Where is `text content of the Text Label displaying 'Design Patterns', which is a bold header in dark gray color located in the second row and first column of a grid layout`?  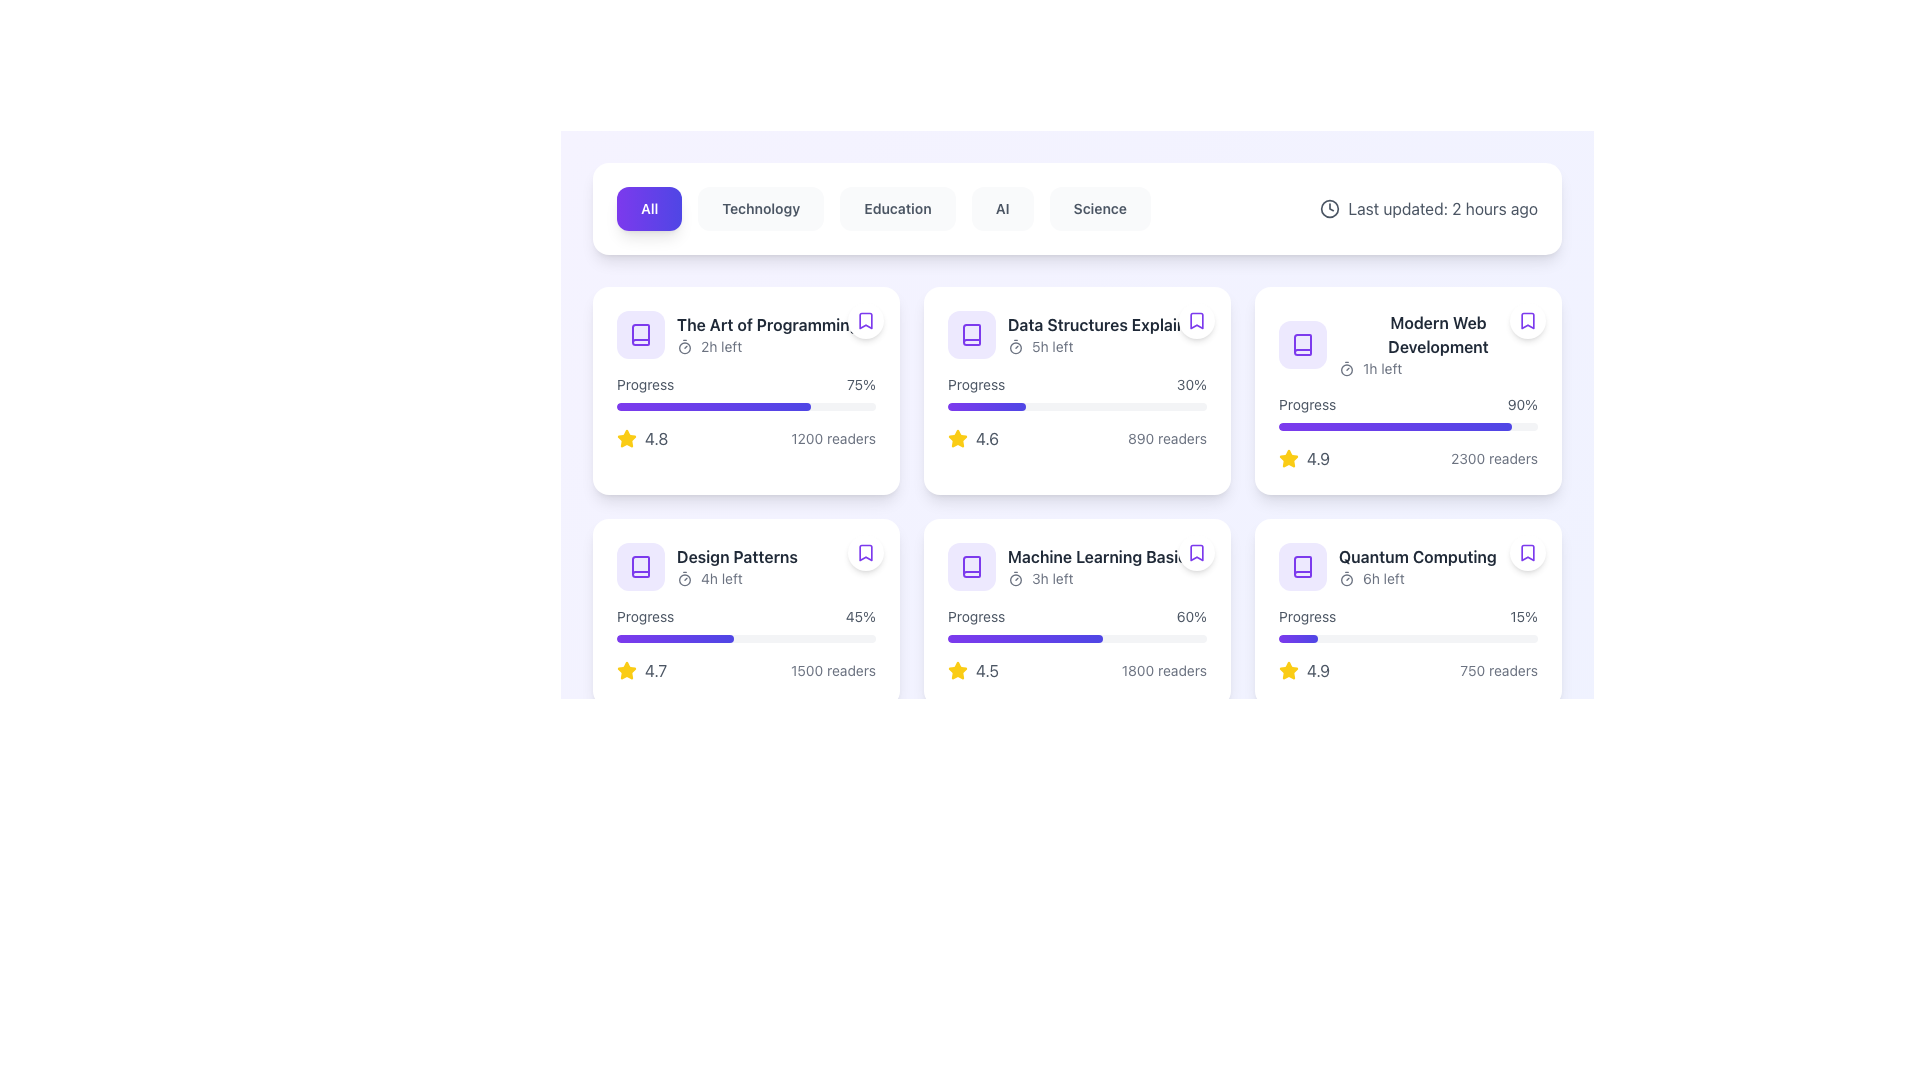
text content of the Text Label displaying 'Design Patterns', which is a bold header in dark gray color located in the second row and first column of a grid layout is located at coordinates (736, 556).